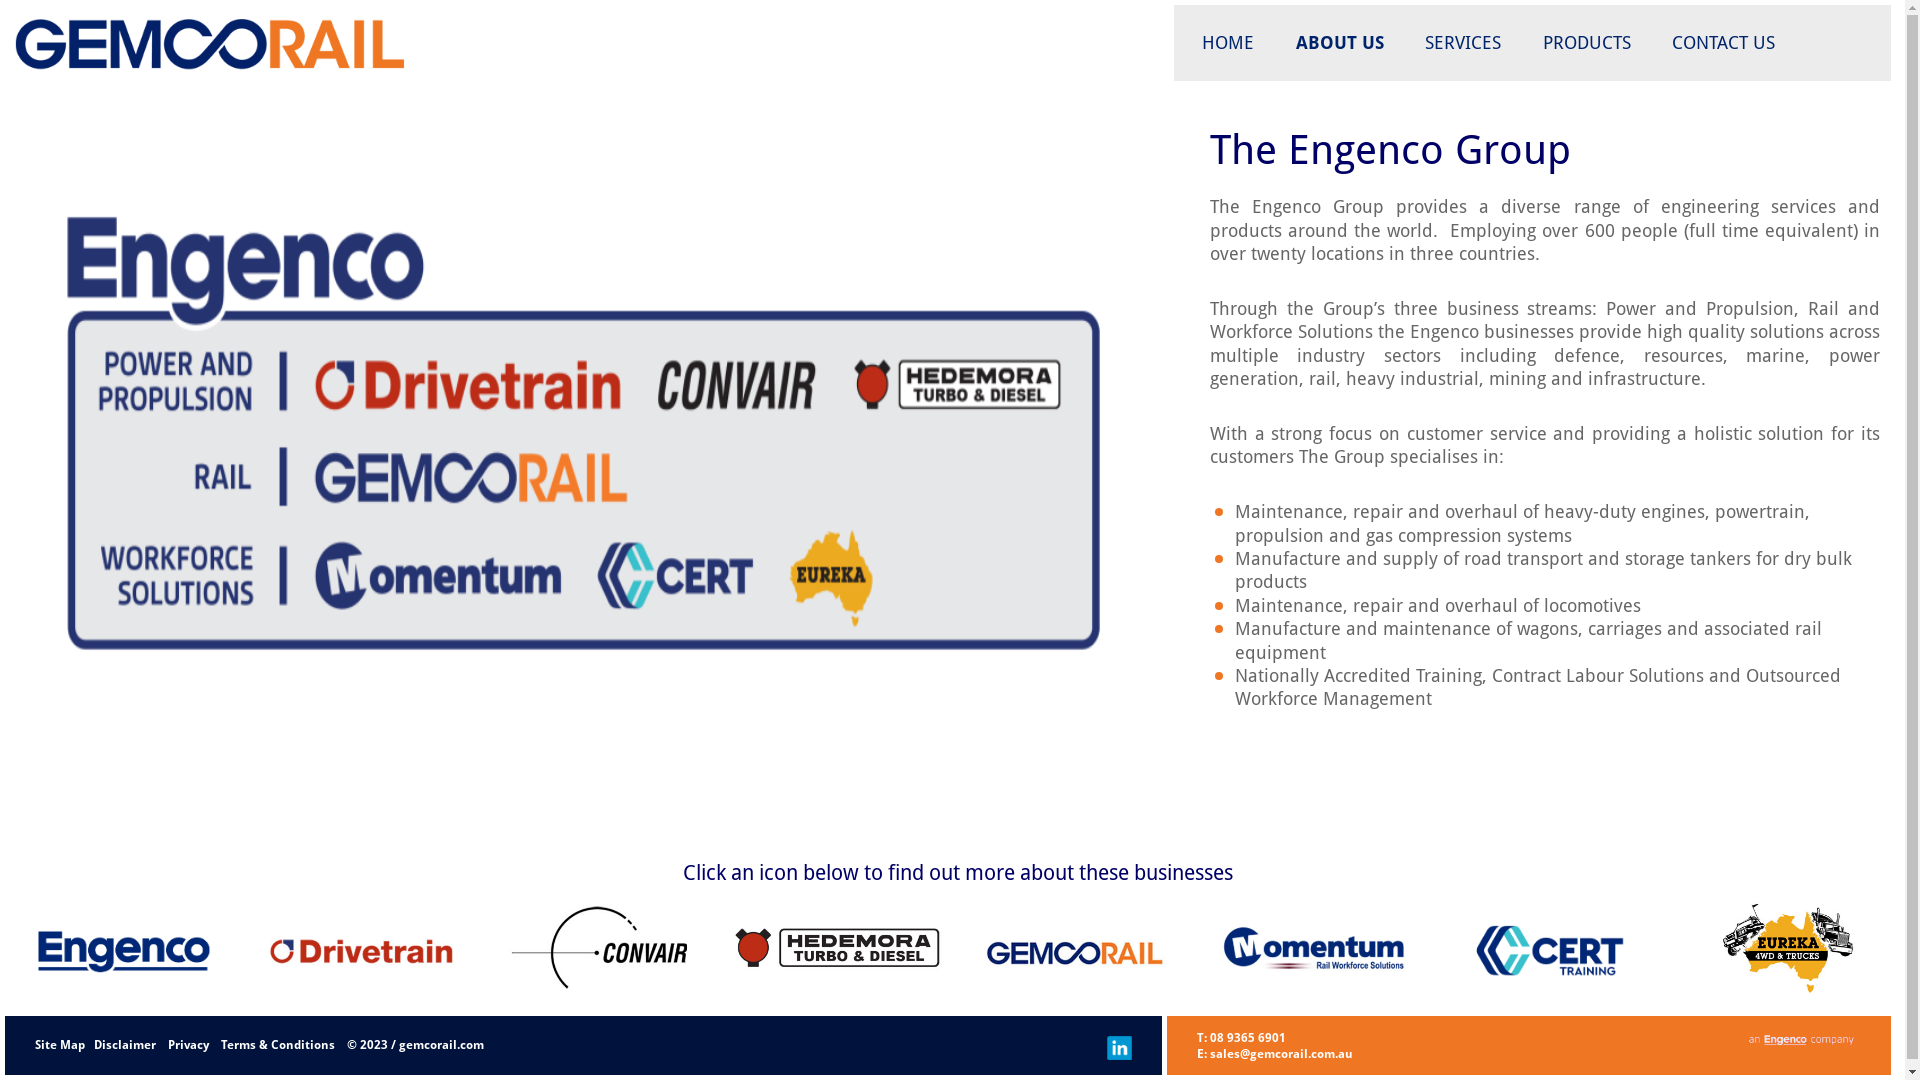  Describe the element at coordinates (1189, 42) in the screenshot. I see `'HOME'` at that location.